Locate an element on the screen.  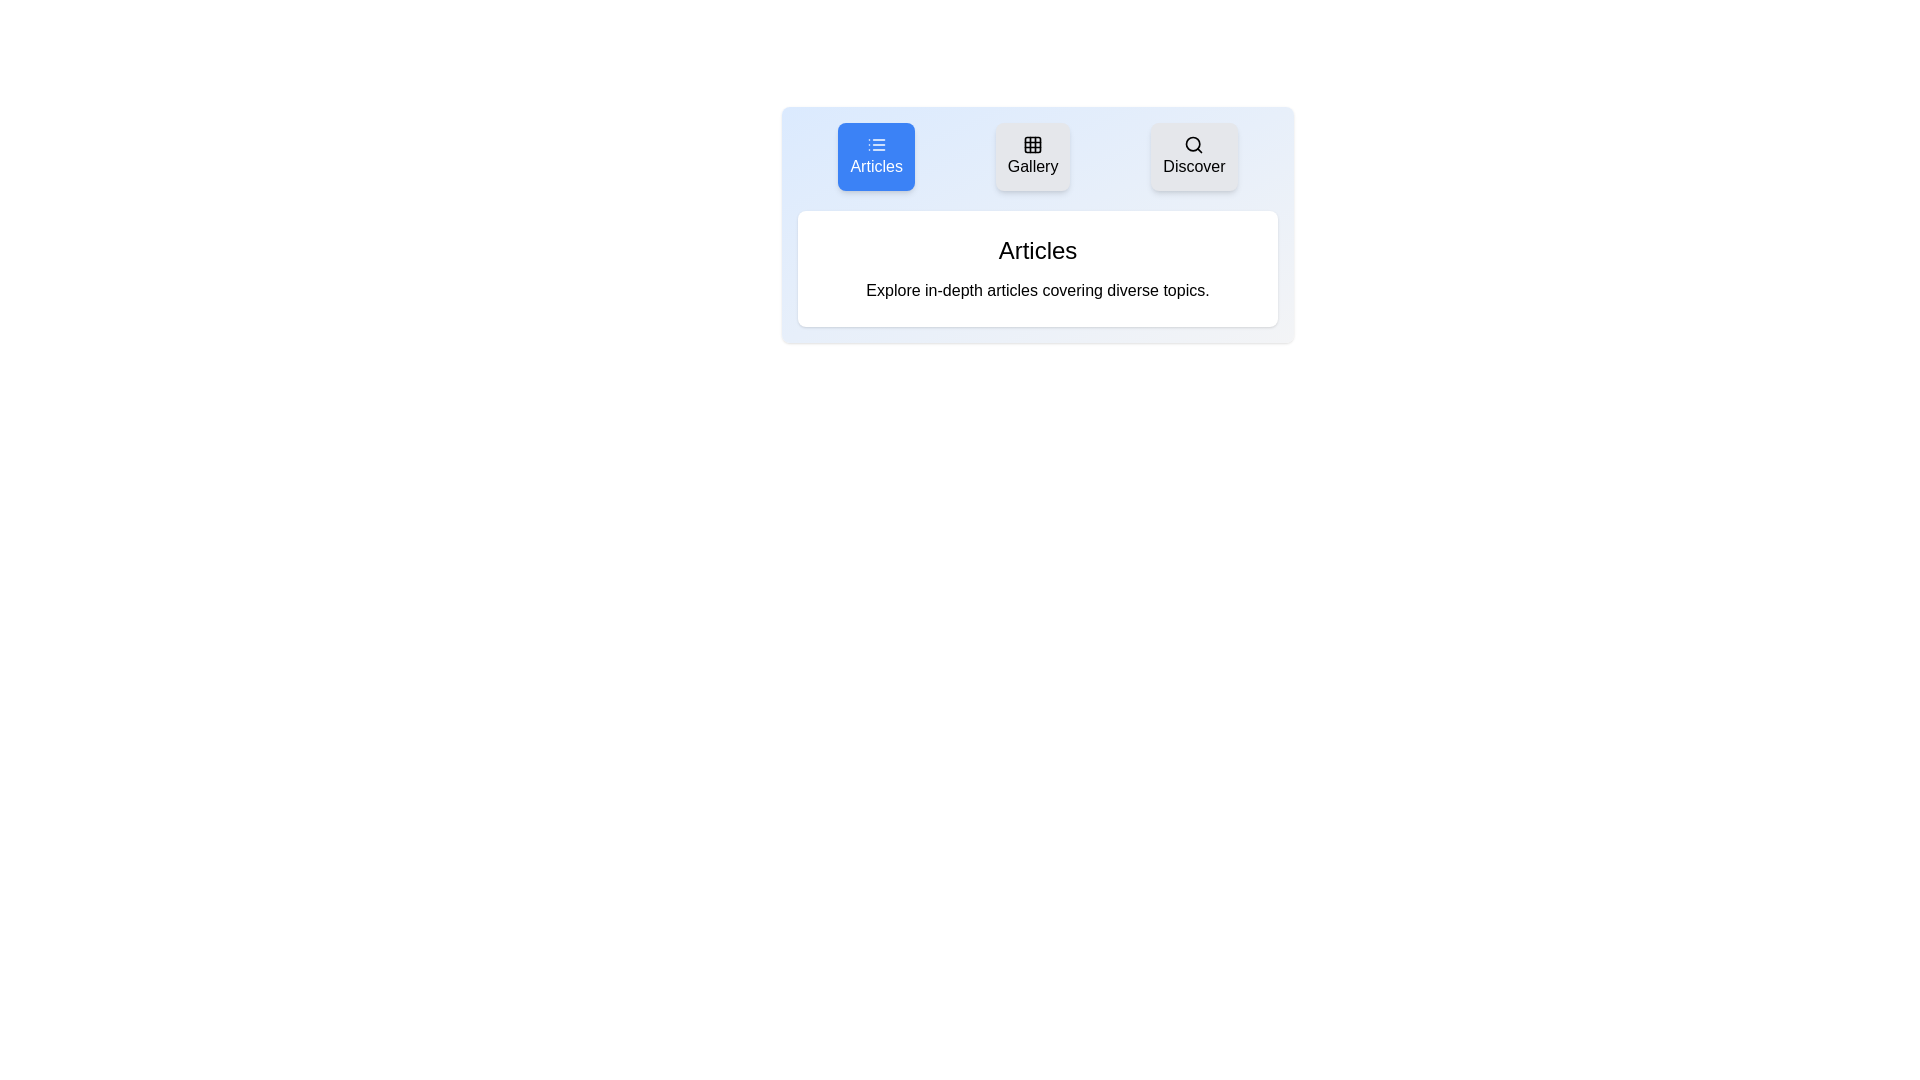
the tab labeled Discover to view its content is located at coordinates (1194, 156).